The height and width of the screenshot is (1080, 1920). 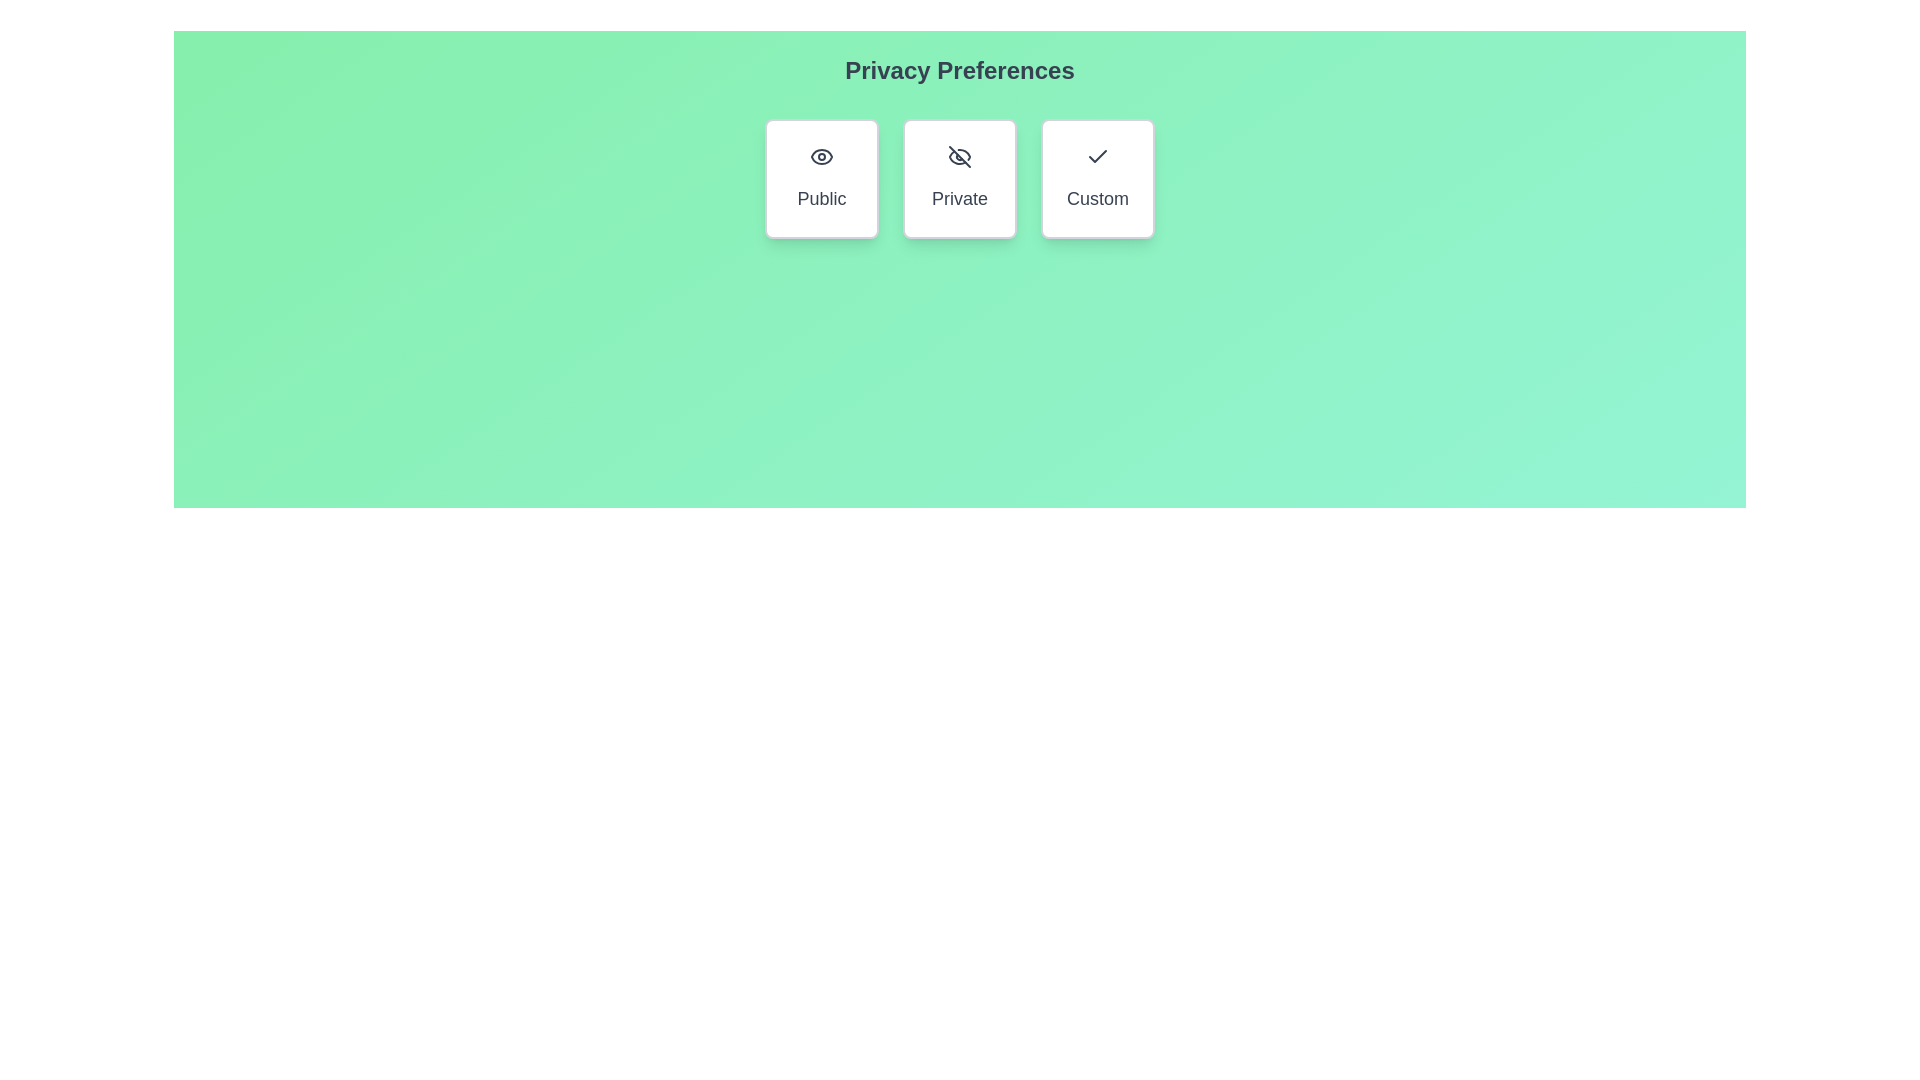 I want to click on the 'Custom' privacy option to toggle its selection, so click(x=1097, y=177).